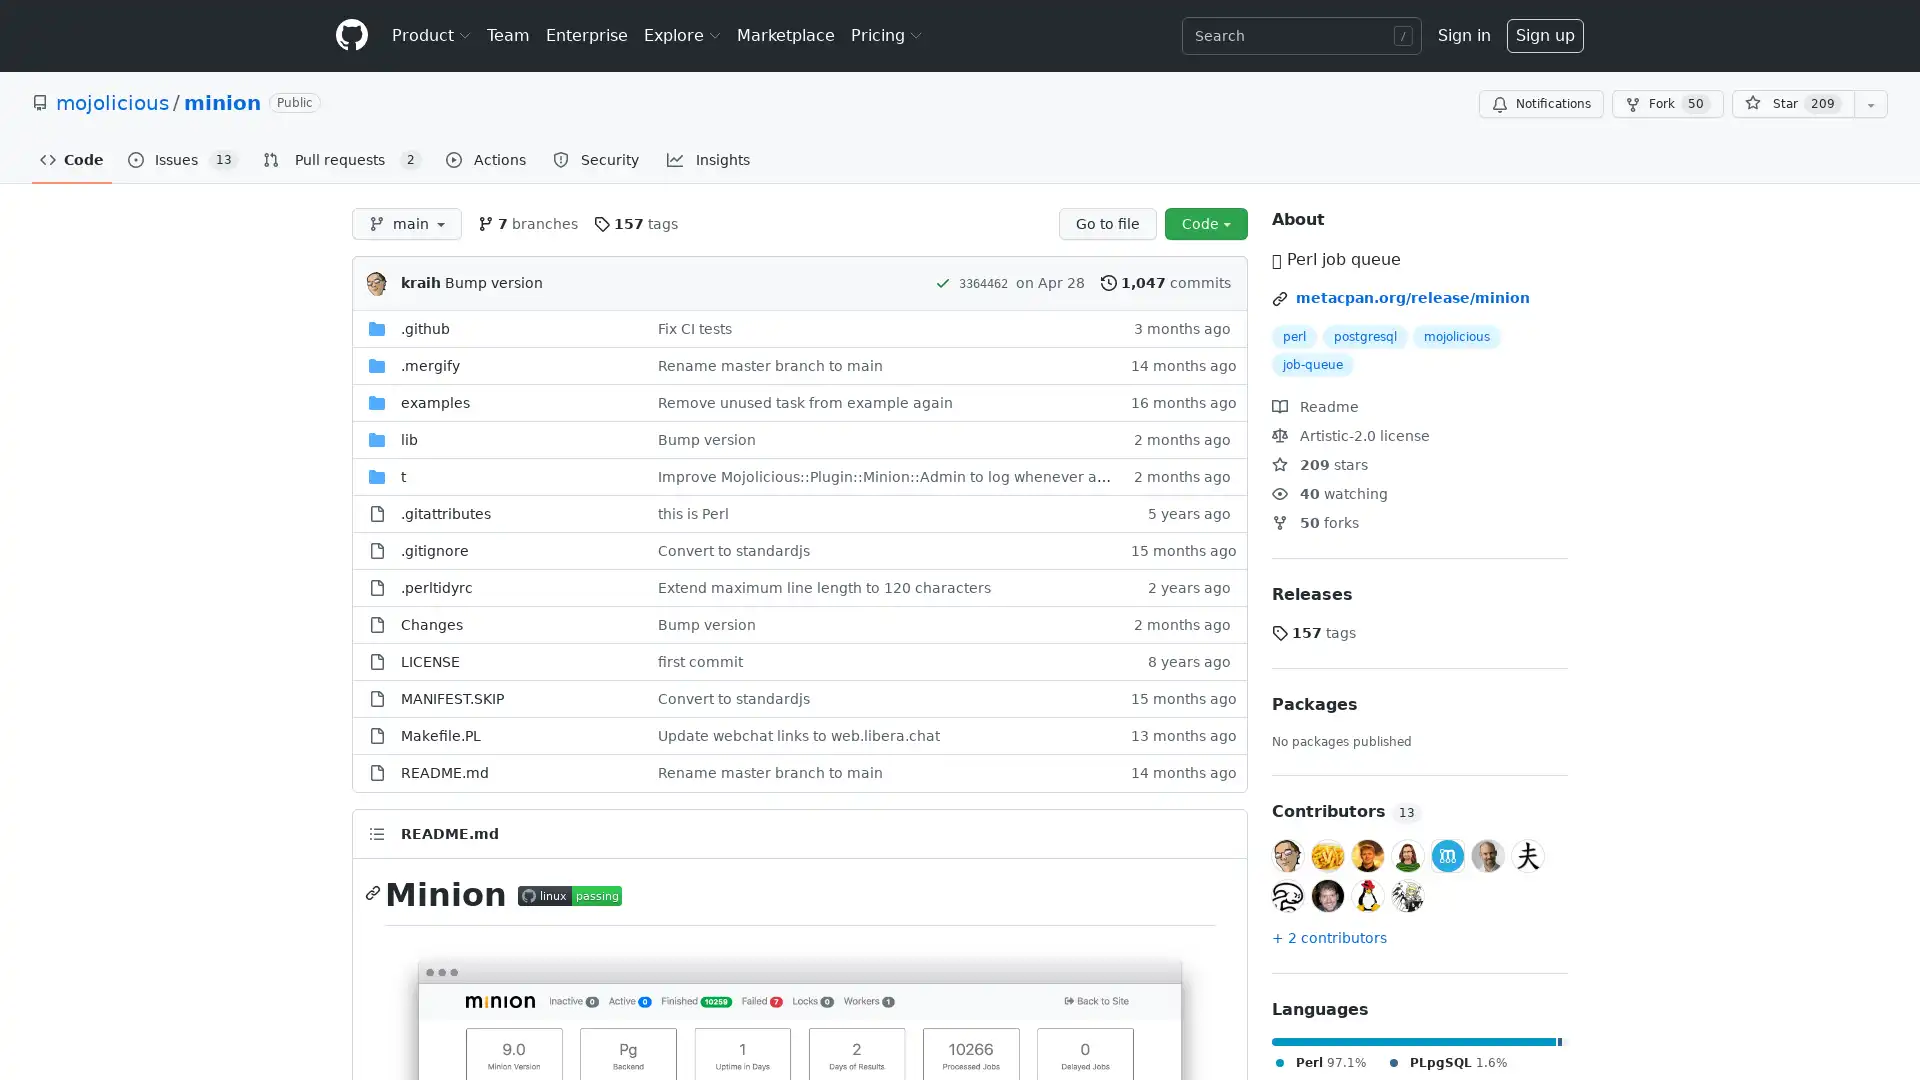 This screenshot has width=1920, height=1080. What do you see at coordinates (1870, 104) in the screenshot?
I see `You must be signed in to add this repository to a list` at bounding box center [1870, 104].